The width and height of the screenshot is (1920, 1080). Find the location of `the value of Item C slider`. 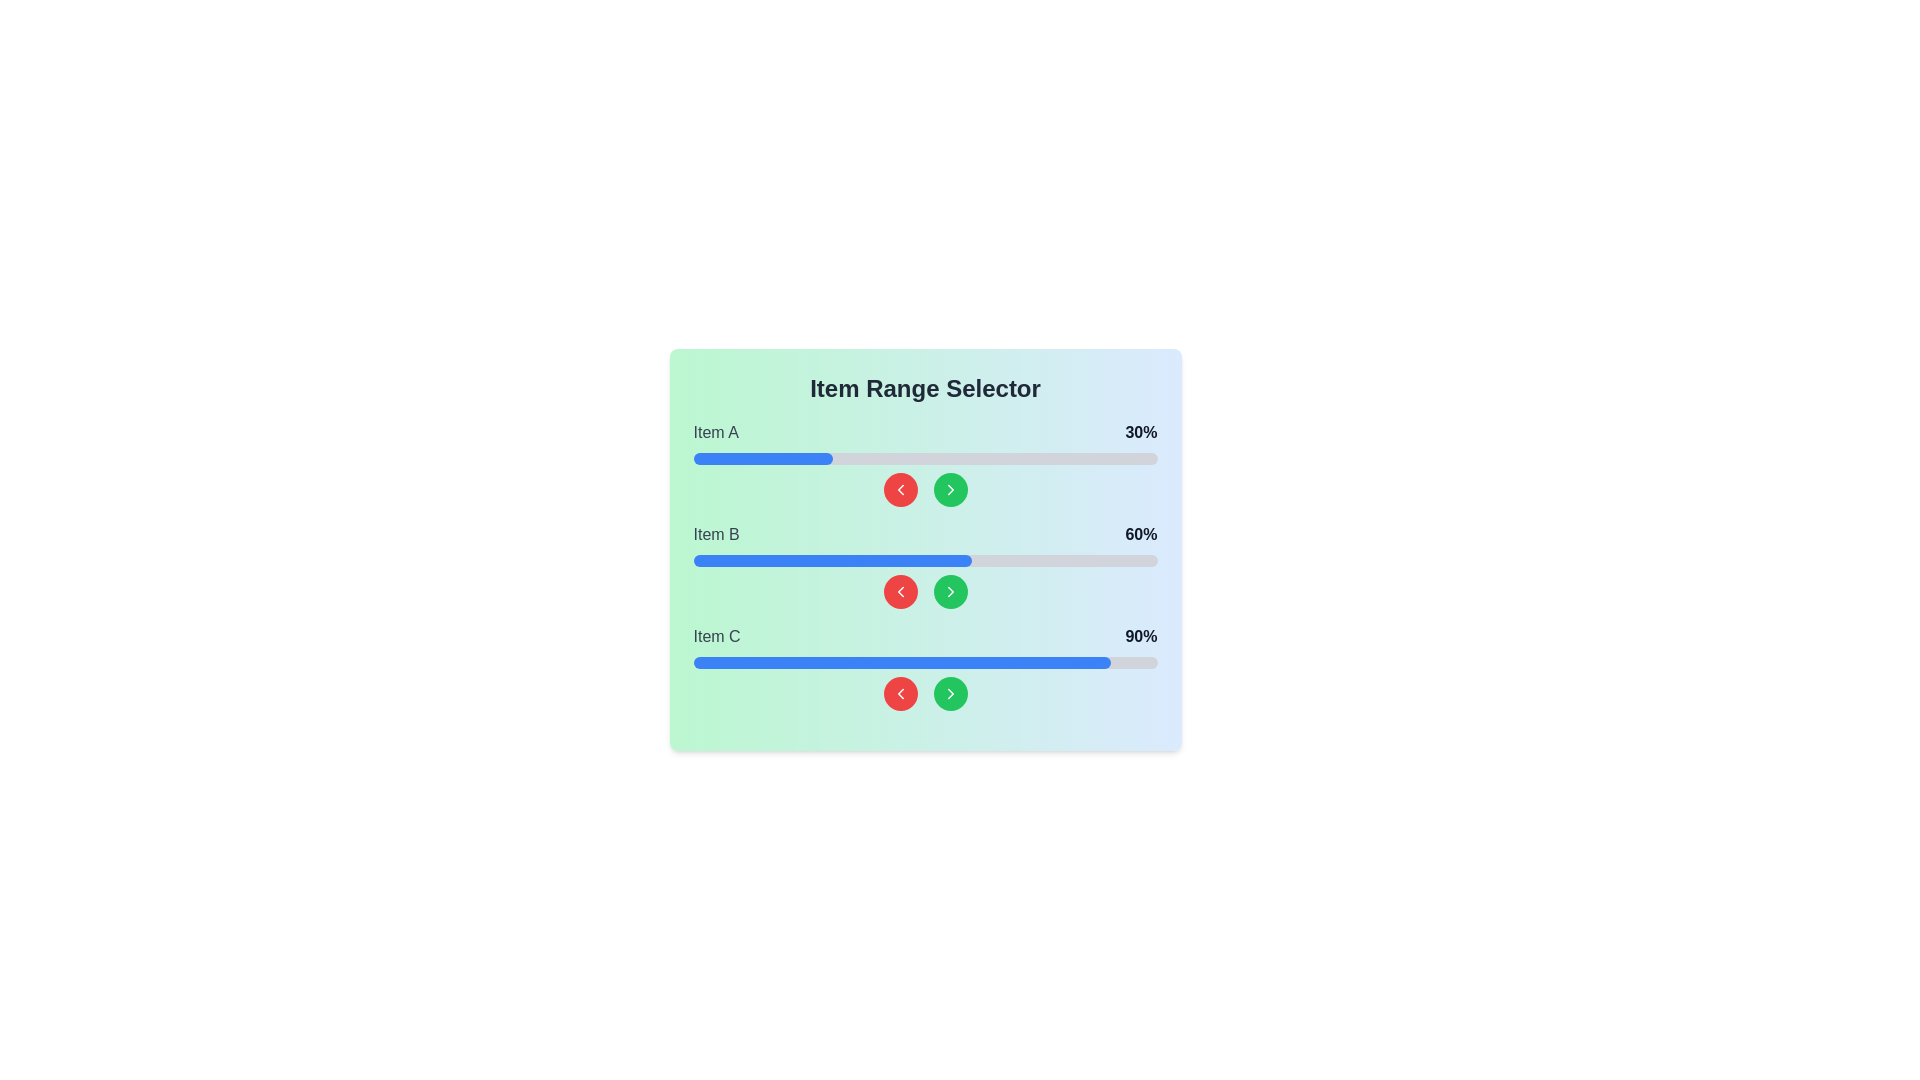

the value of Item C slider is located at coordinates (1013, 663).